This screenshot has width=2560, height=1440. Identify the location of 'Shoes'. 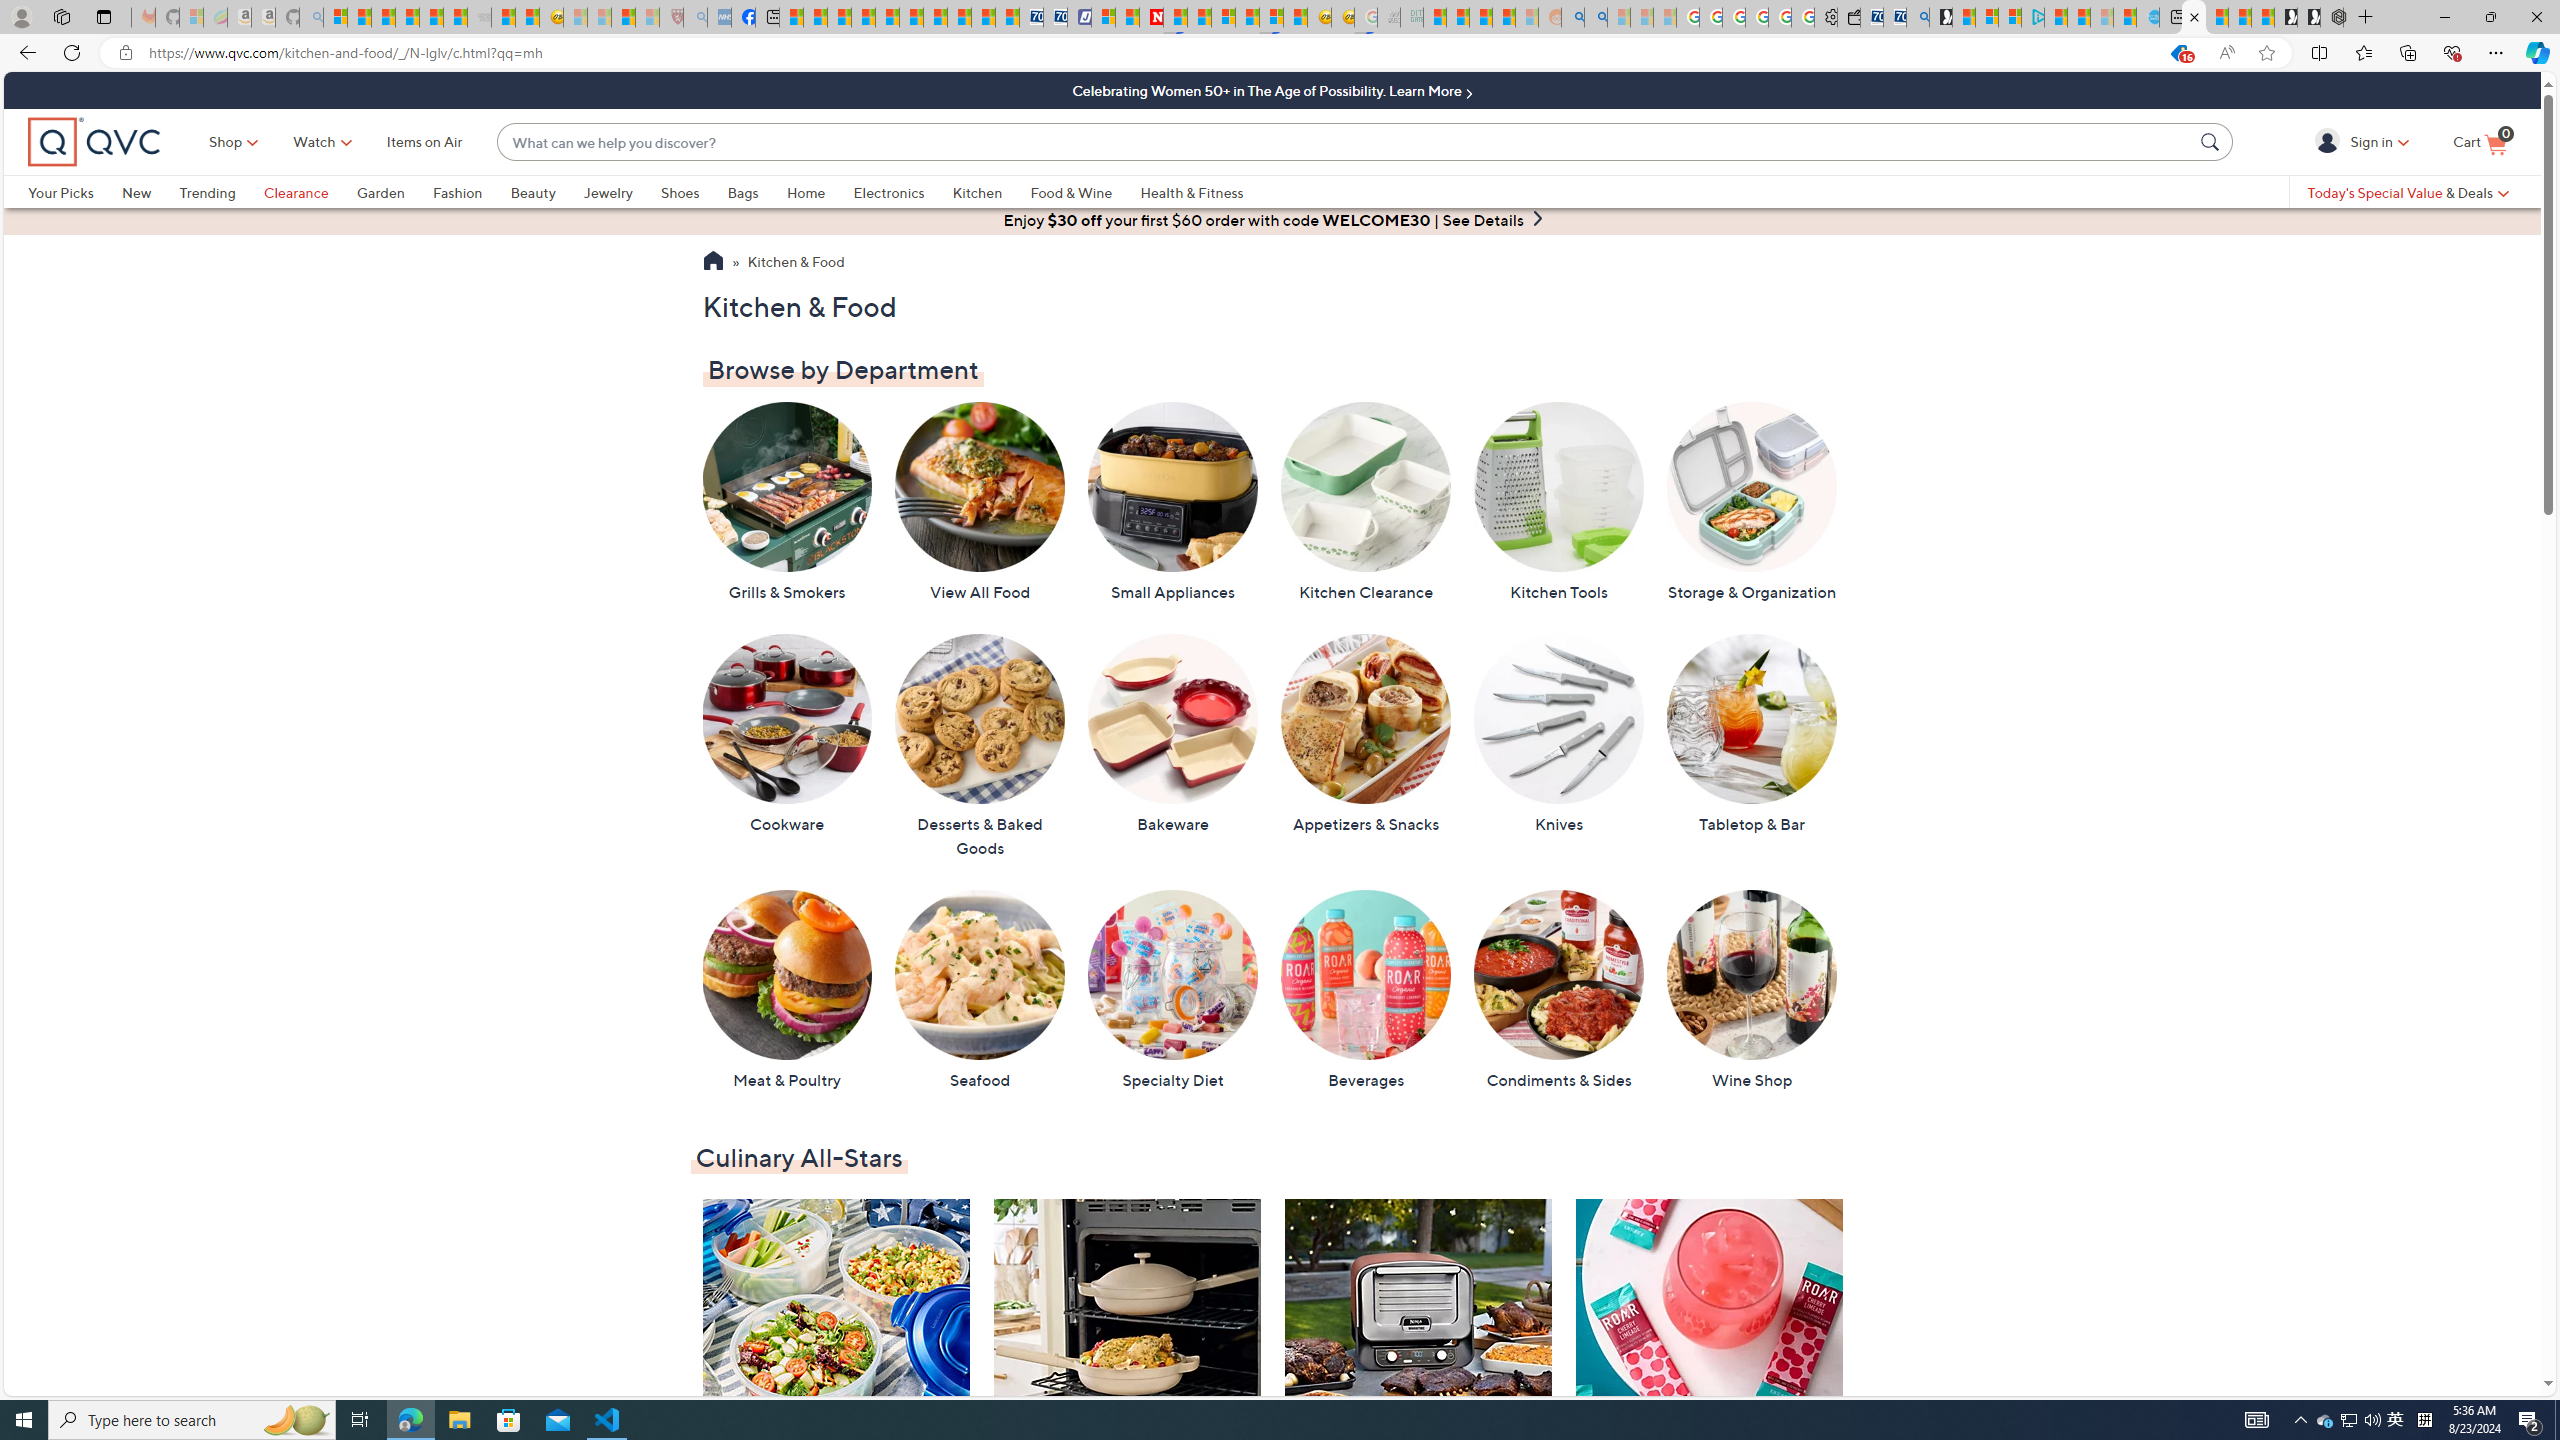
(692, 191).